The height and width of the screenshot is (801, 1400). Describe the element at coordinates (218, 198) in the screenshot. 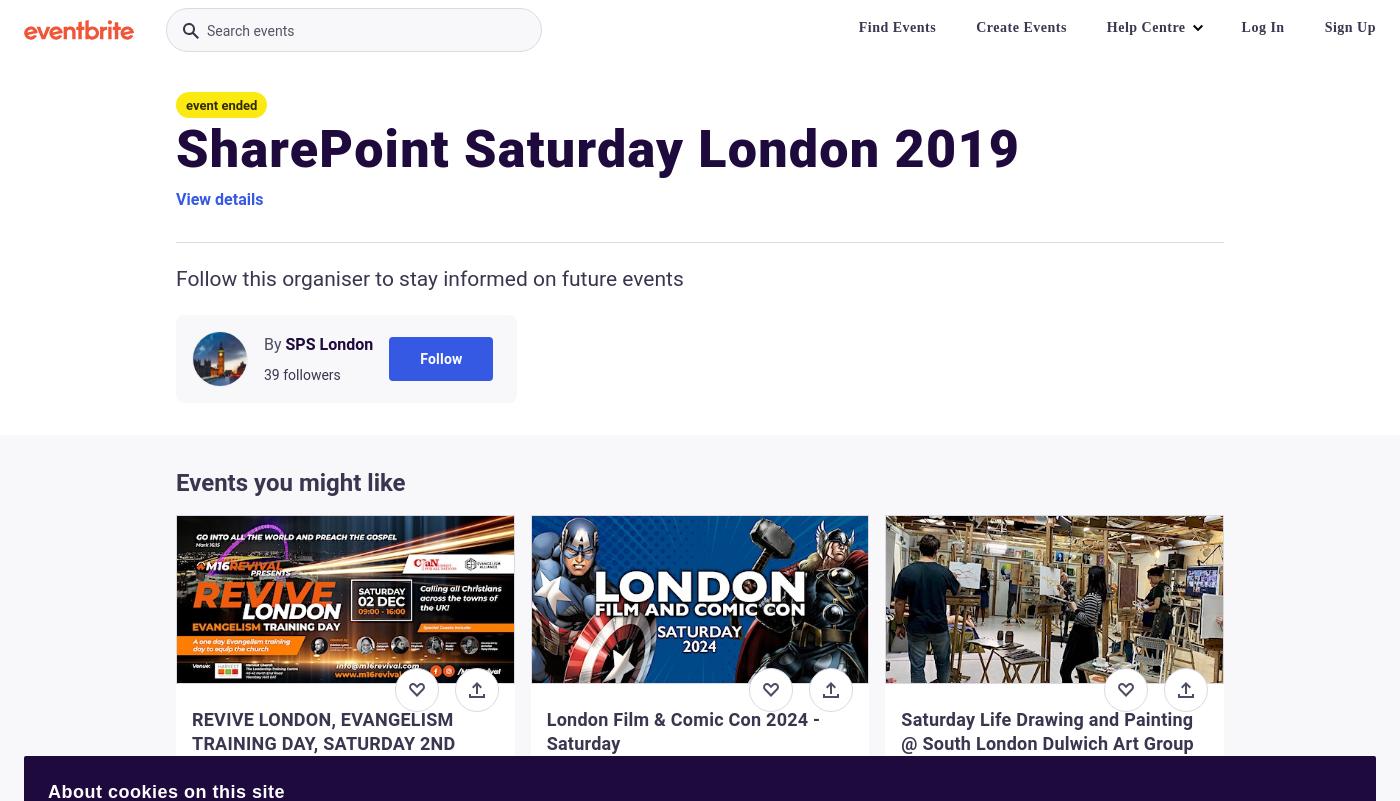

I see `'View details'` at that location.